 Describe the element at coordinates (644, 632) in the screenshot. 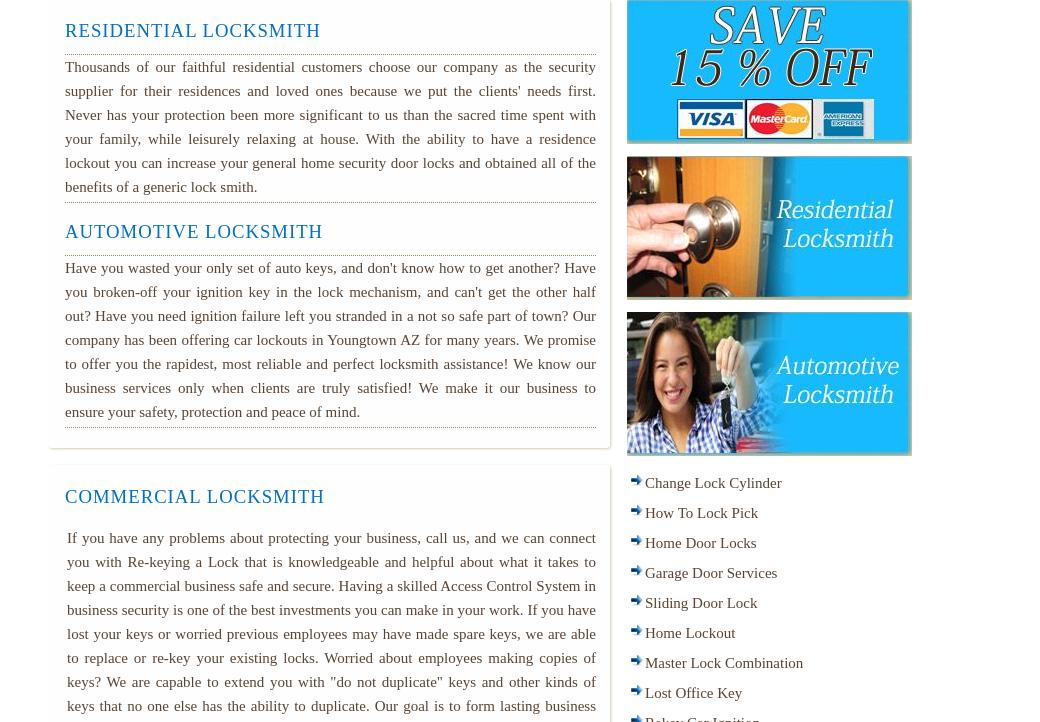

I see `'Home Lockout'` at that location.